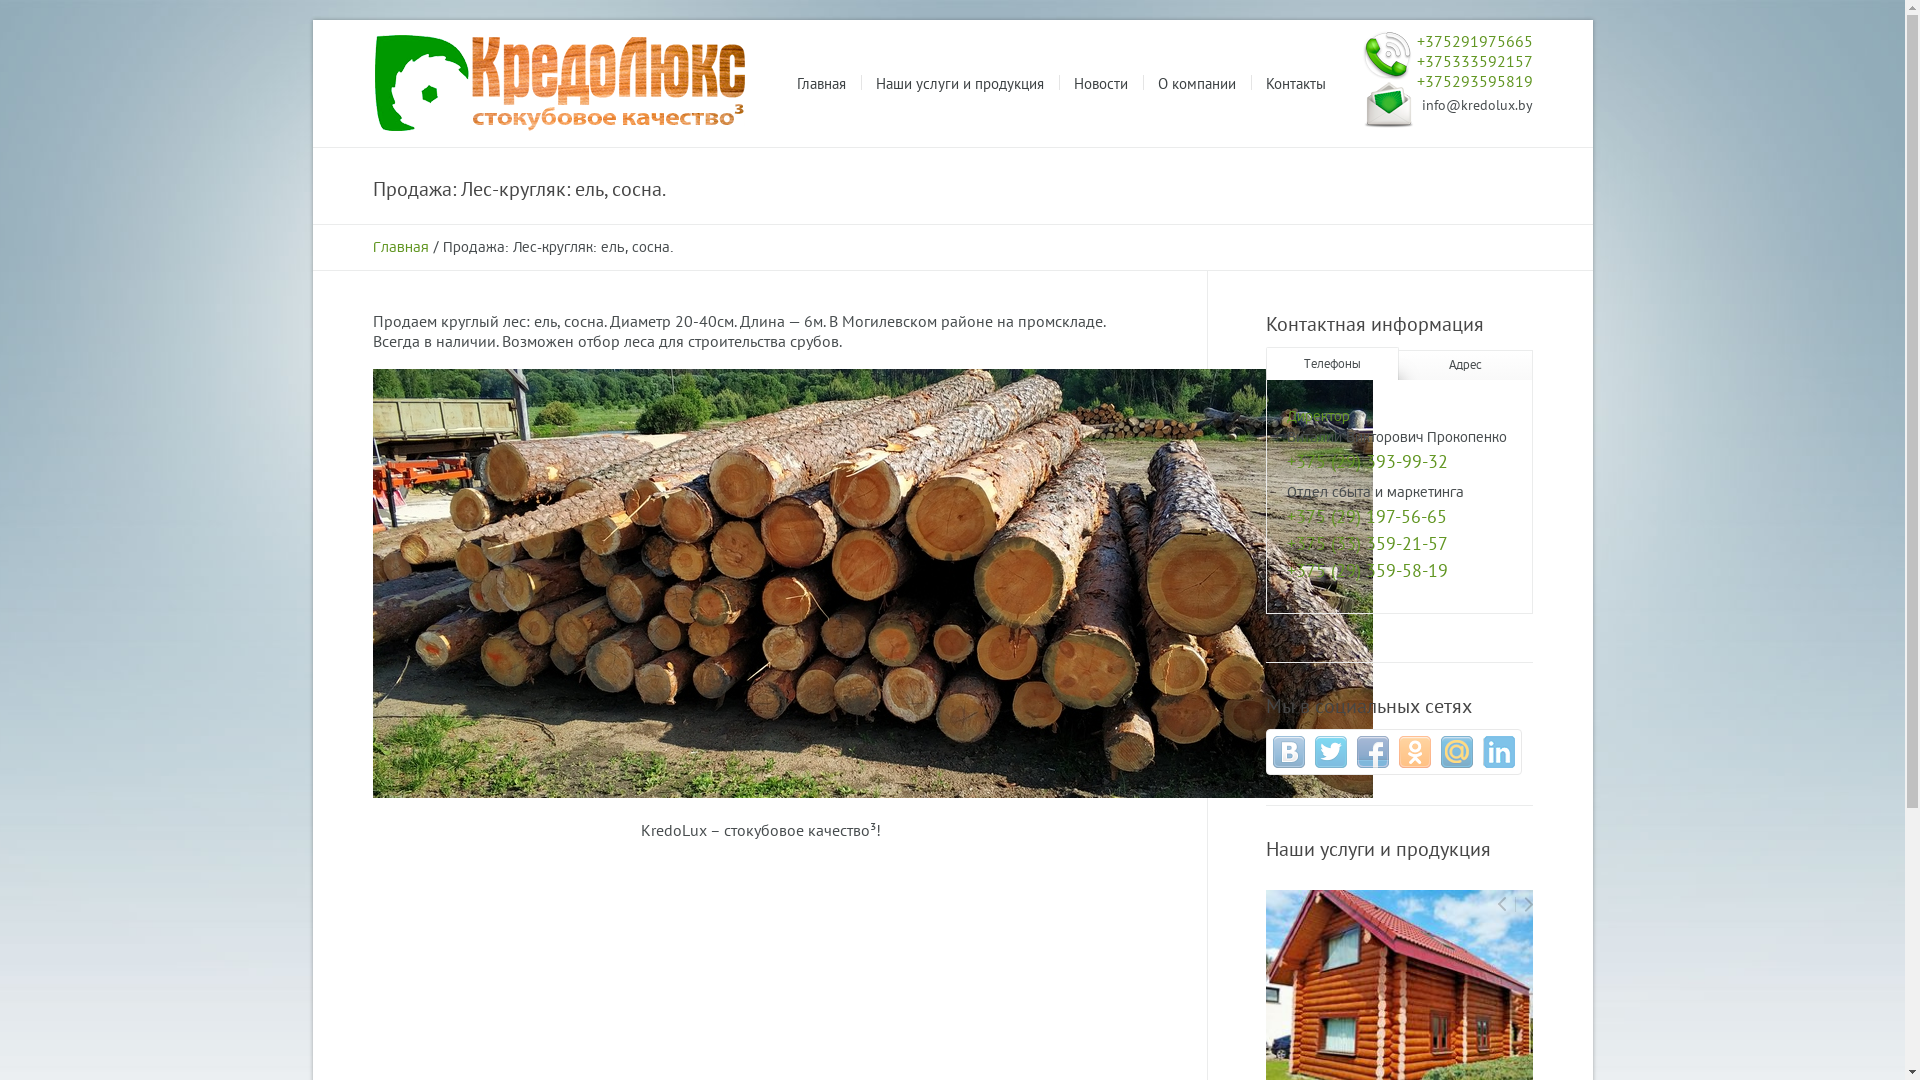  I want to click on '+375333592157', so click(1473, 60).